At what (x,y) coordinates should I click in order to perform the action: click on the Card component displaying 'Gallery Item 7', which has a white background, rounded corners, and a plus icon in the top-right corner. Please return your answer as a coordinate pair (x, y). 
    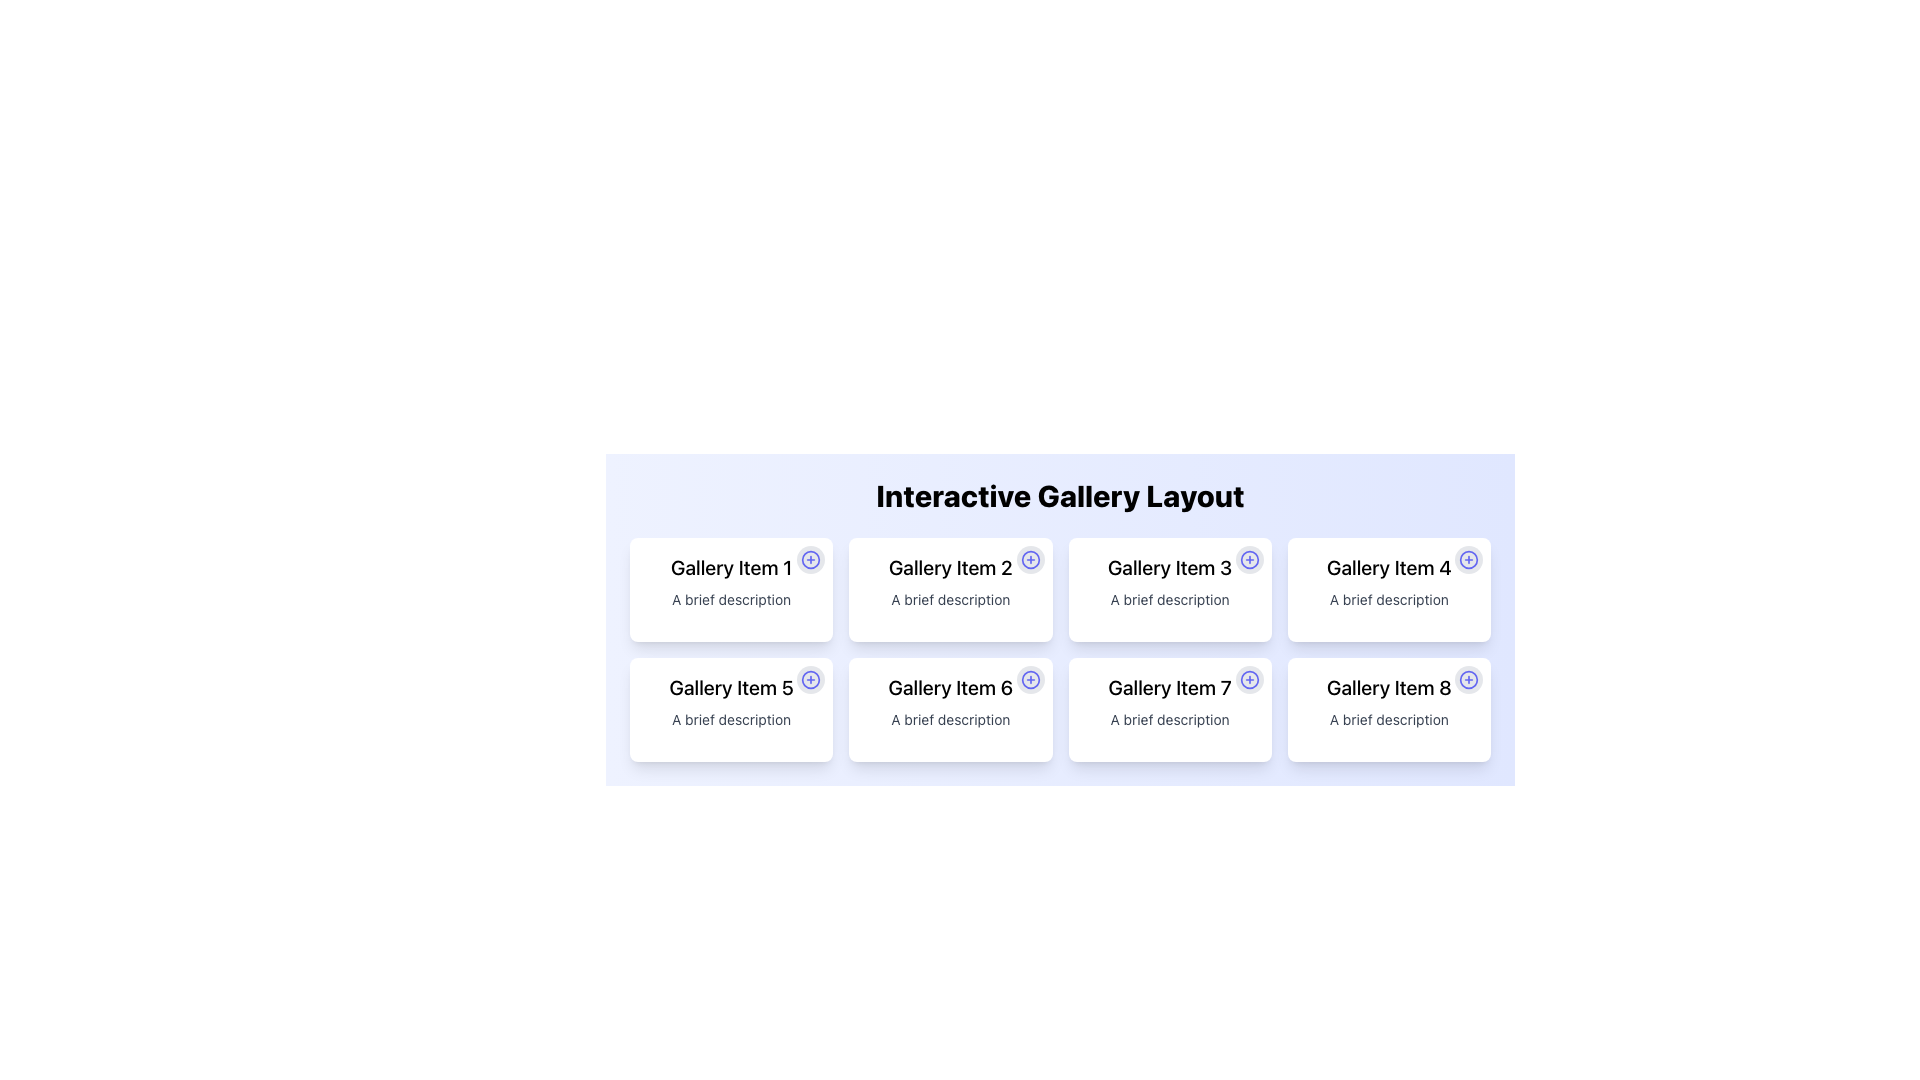
    Looking at the image, I should click on (1170, 708).